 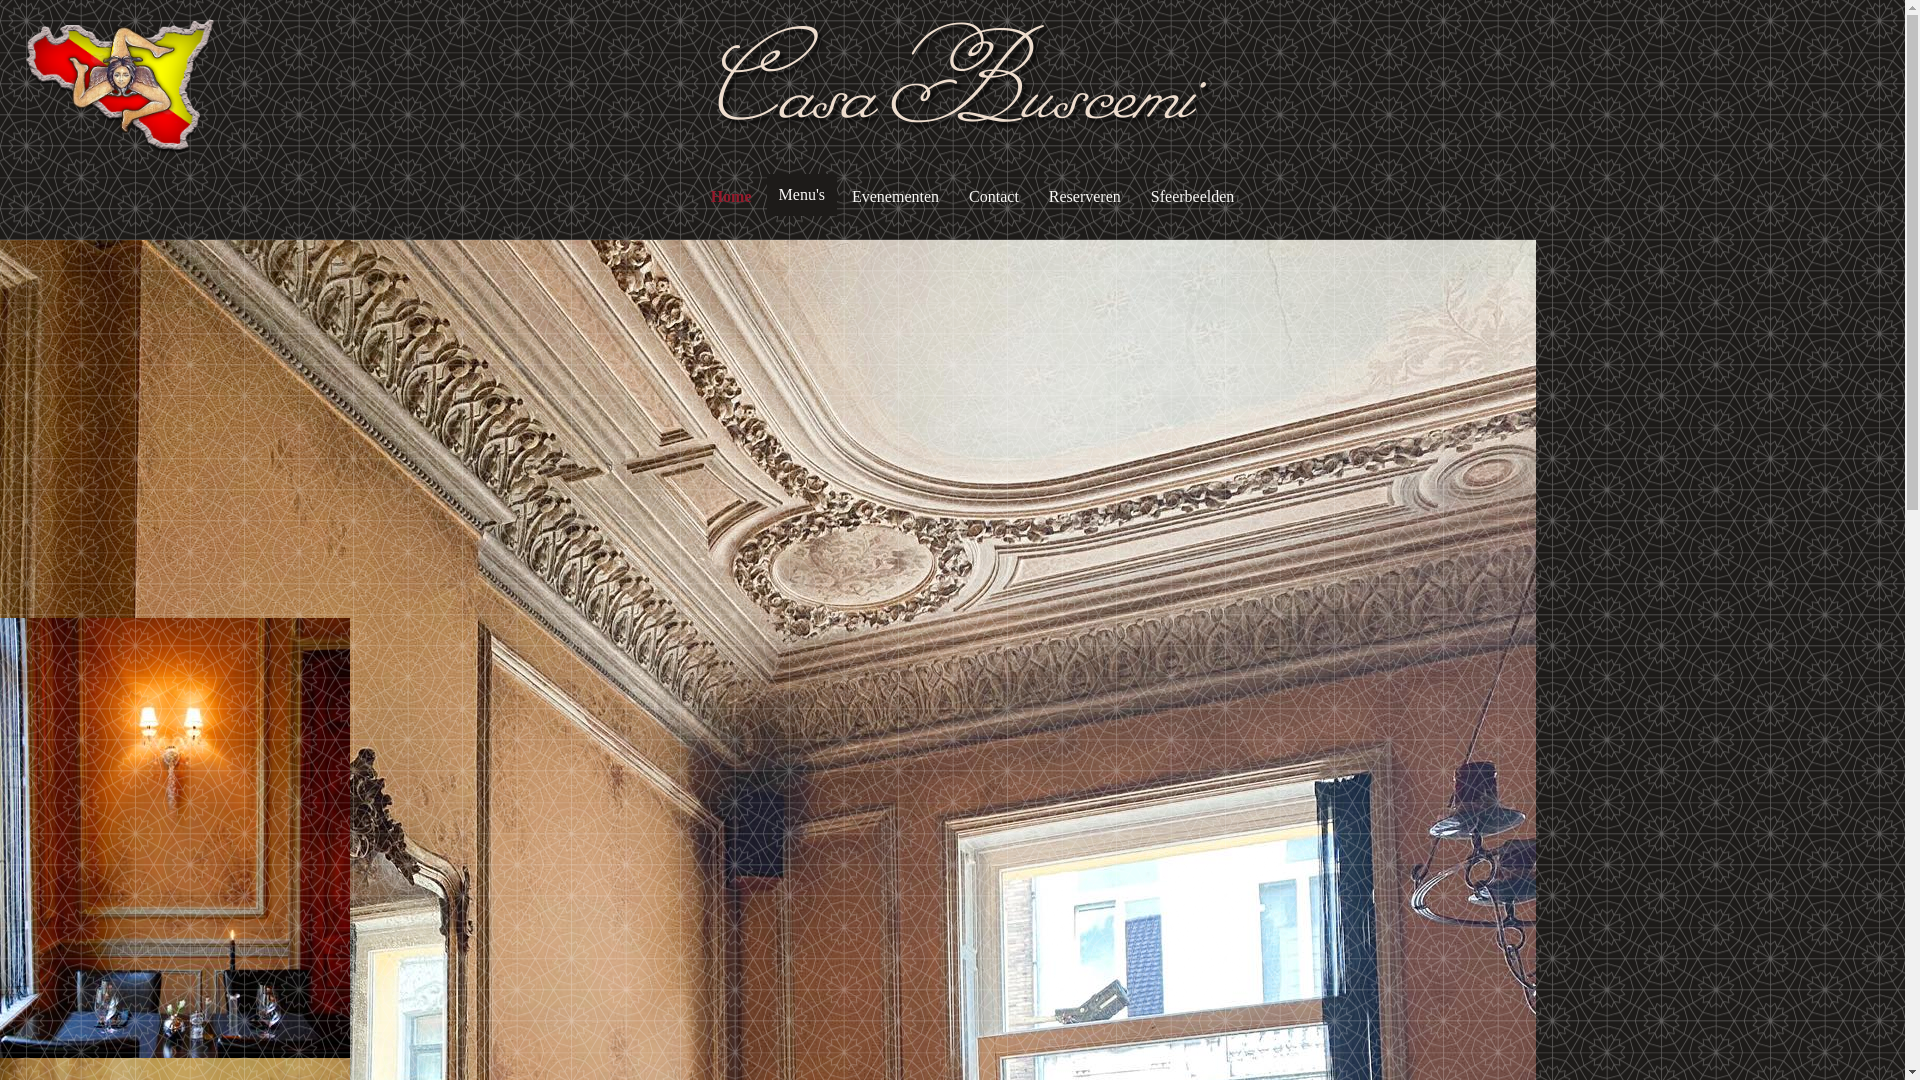 I want to click on 'Menu's', so click(x=801, y=195).